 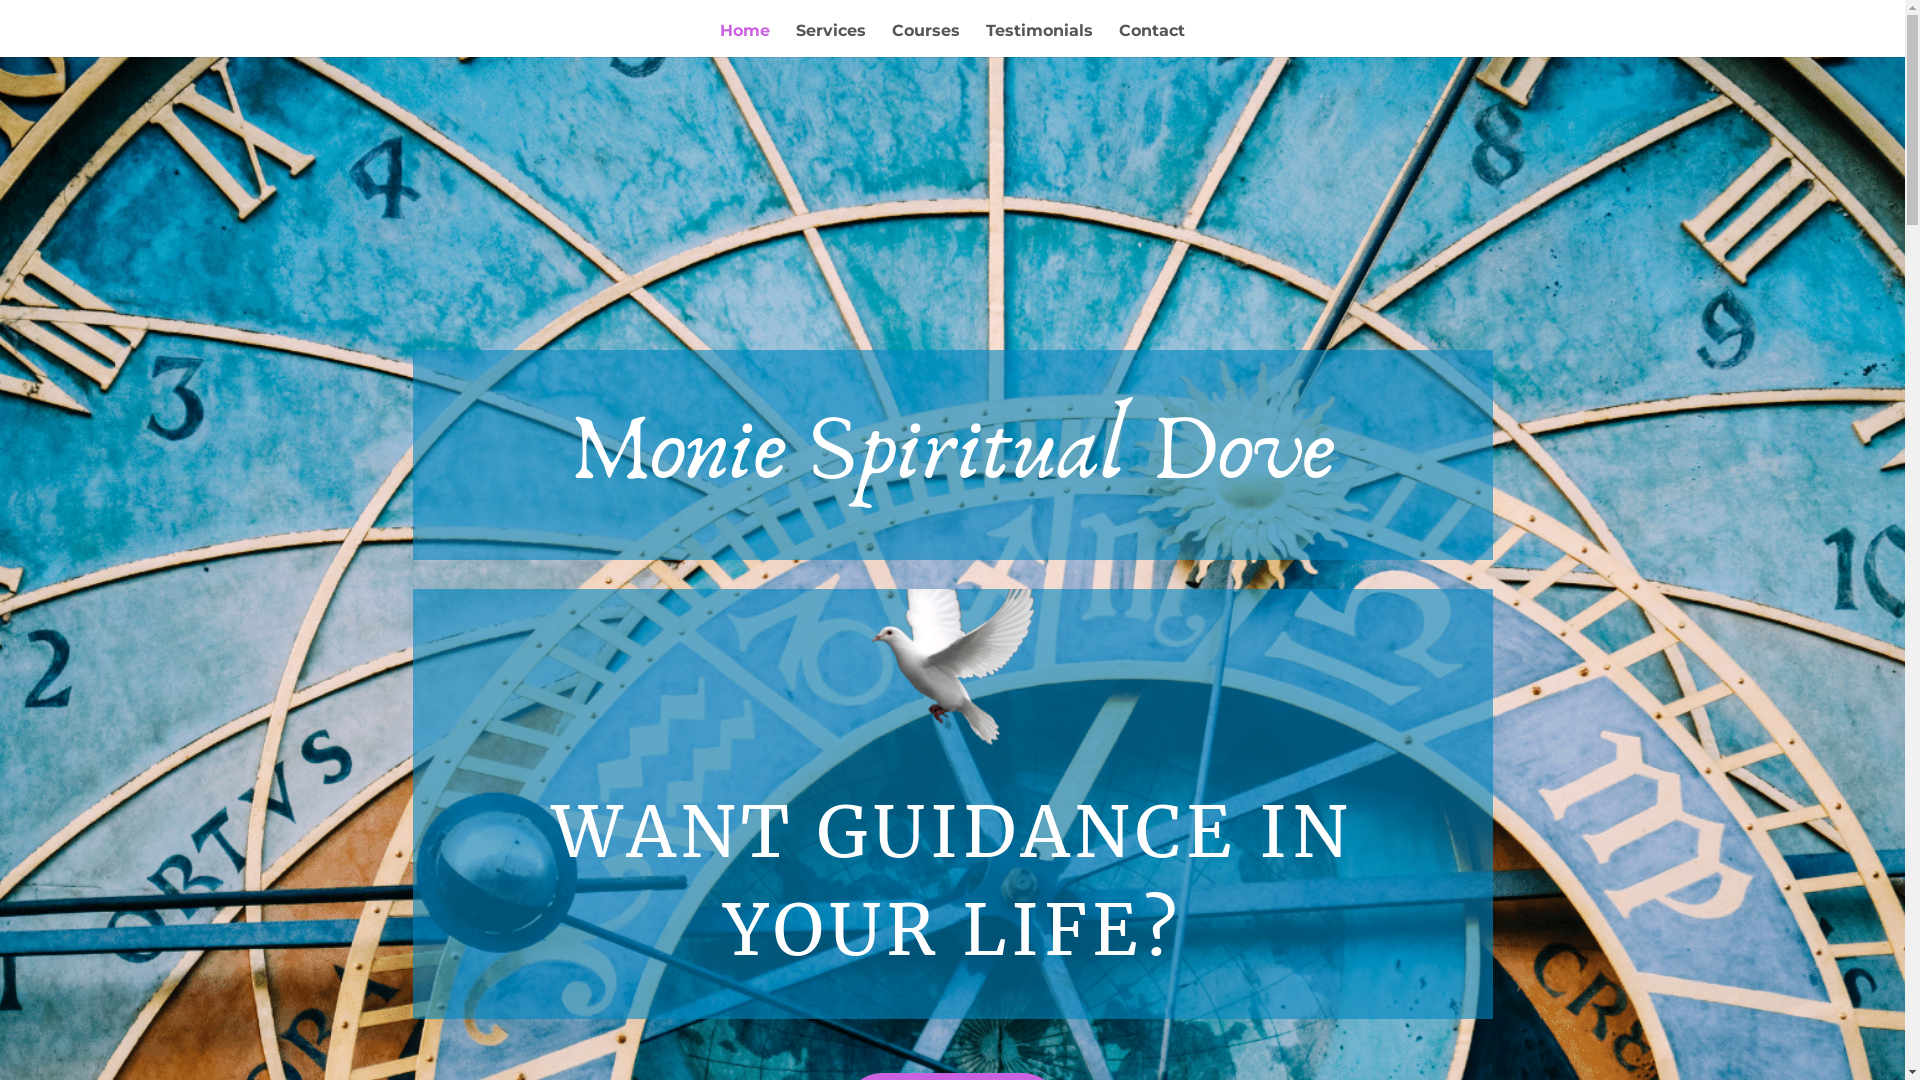 I want to click on 'Contact', so click(x=1152, y=40).